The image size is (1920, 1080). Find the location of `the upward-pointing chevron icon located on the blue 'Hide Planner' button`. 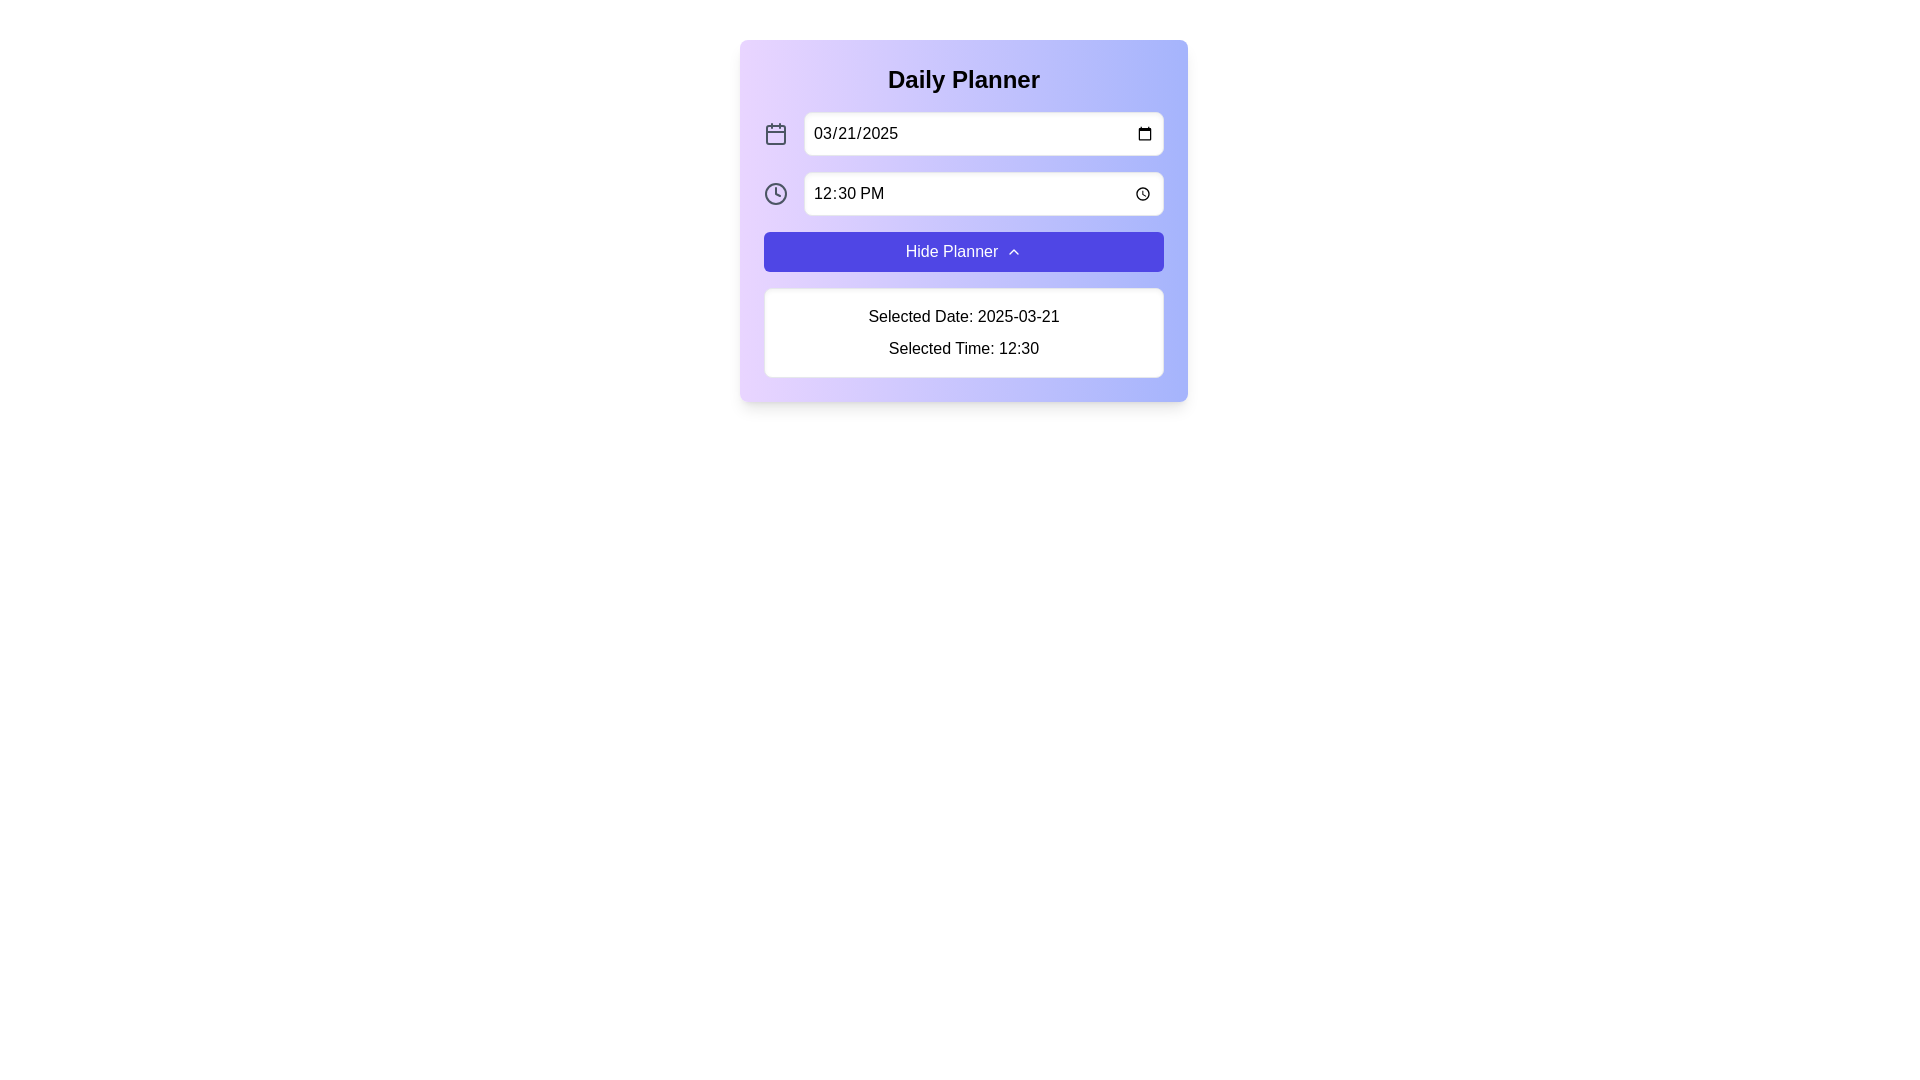

the upward-pointing chevron icon located on the blue 'Hide Planner' button is located at coordinates (1014, 250).